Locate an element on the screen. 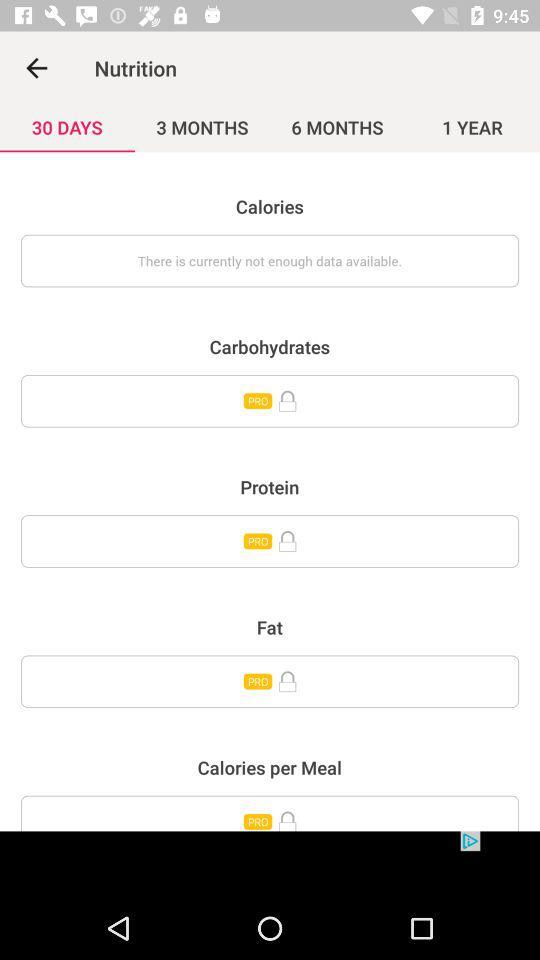 The width and height of the screenshot is (540, 960). open advertisement is located at coordinates (270, 863).